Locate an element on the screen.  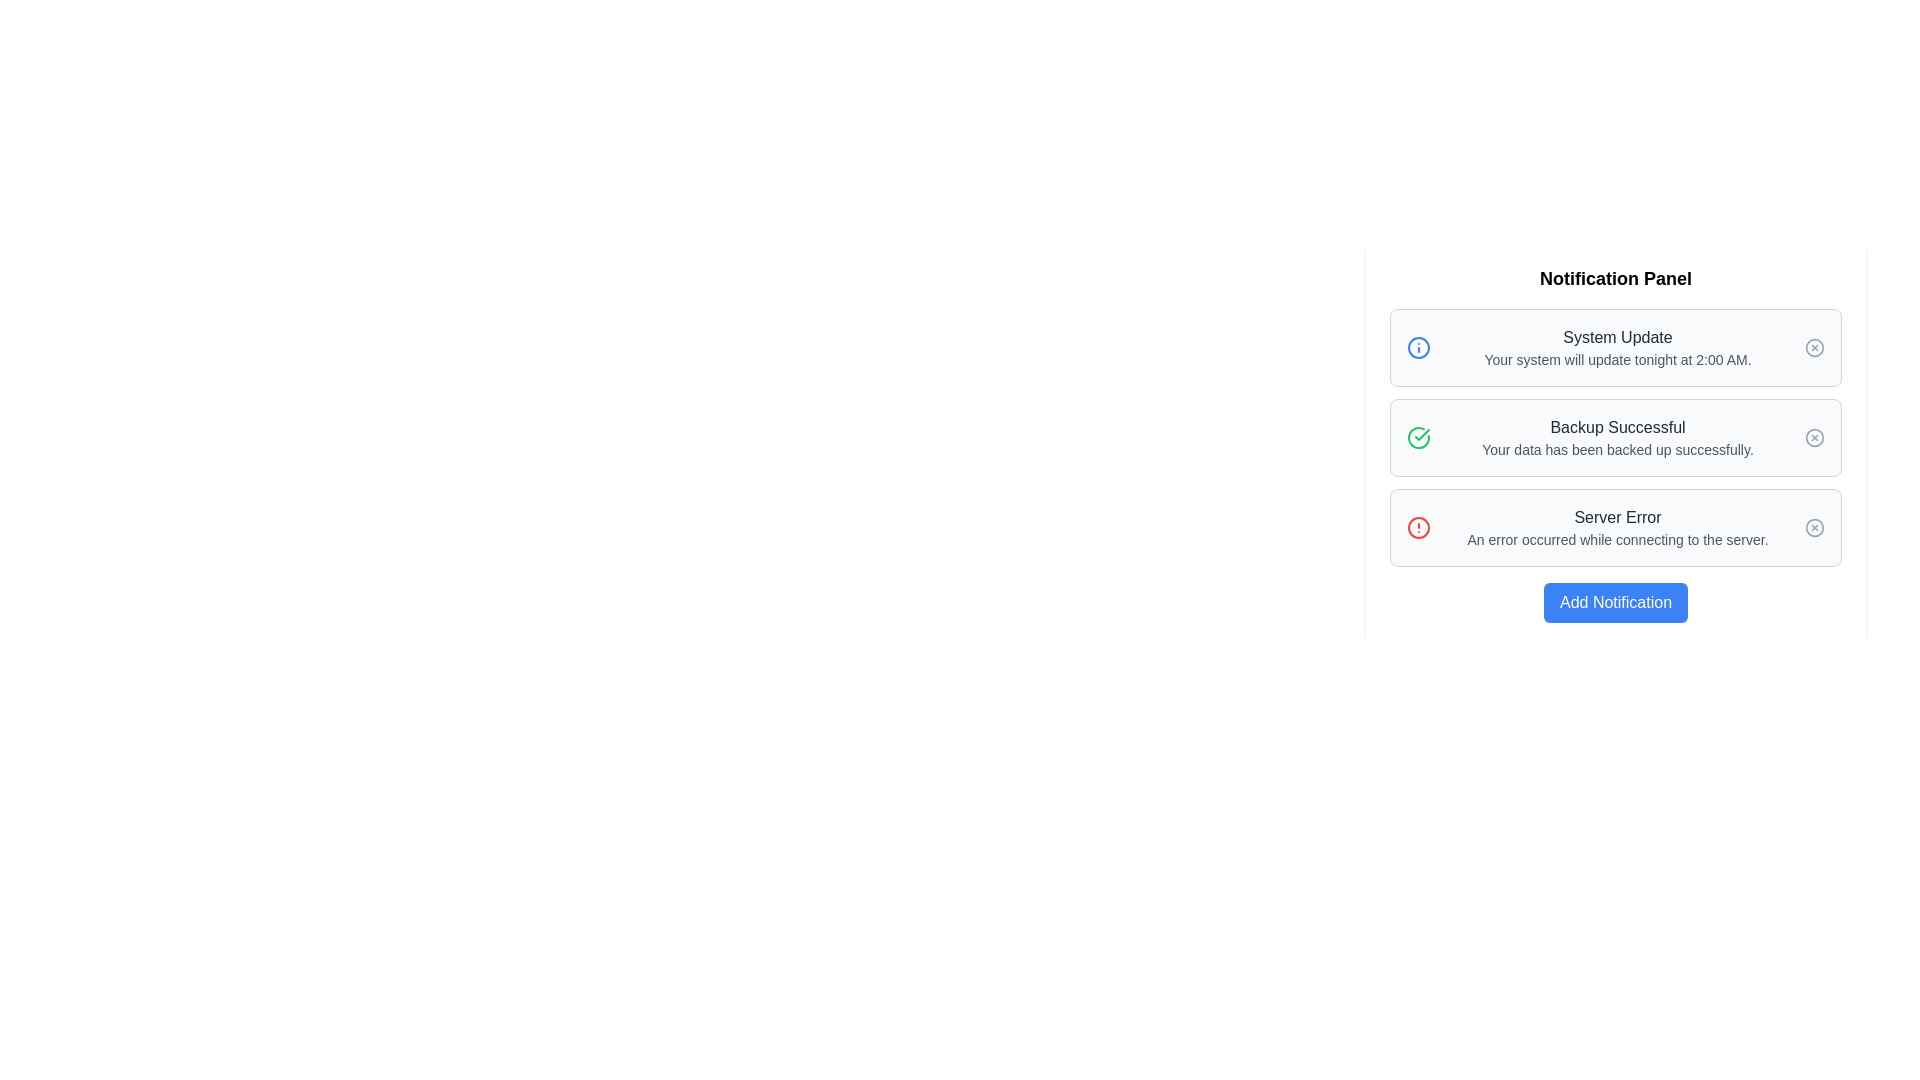
the interactive icon located at the far right side of the 'Backup Successful' notification card is located at coordinates (1814, 437).